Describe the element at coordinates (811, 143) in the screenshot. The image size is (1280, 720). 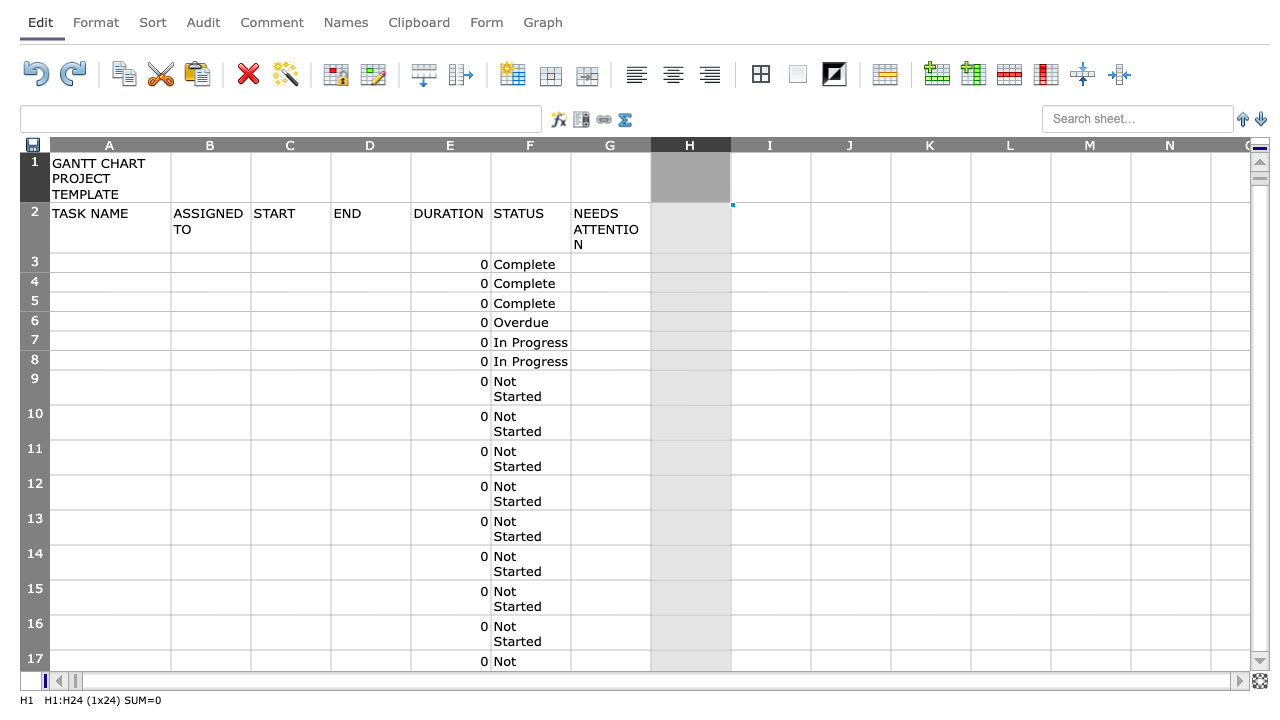
I see `the width adjustment handle for column I` at that location.